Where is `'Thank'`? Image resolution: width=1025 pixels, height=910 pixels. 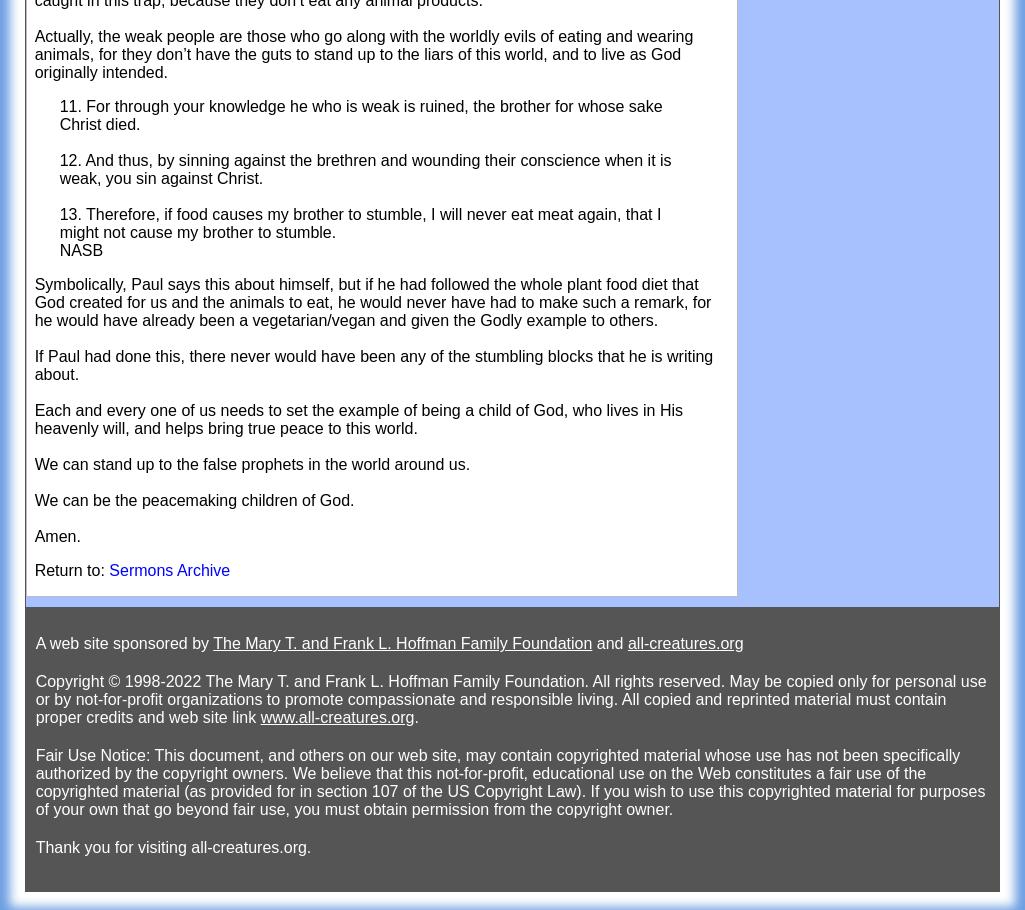
'Thank' is located at coordinates (56, 846).